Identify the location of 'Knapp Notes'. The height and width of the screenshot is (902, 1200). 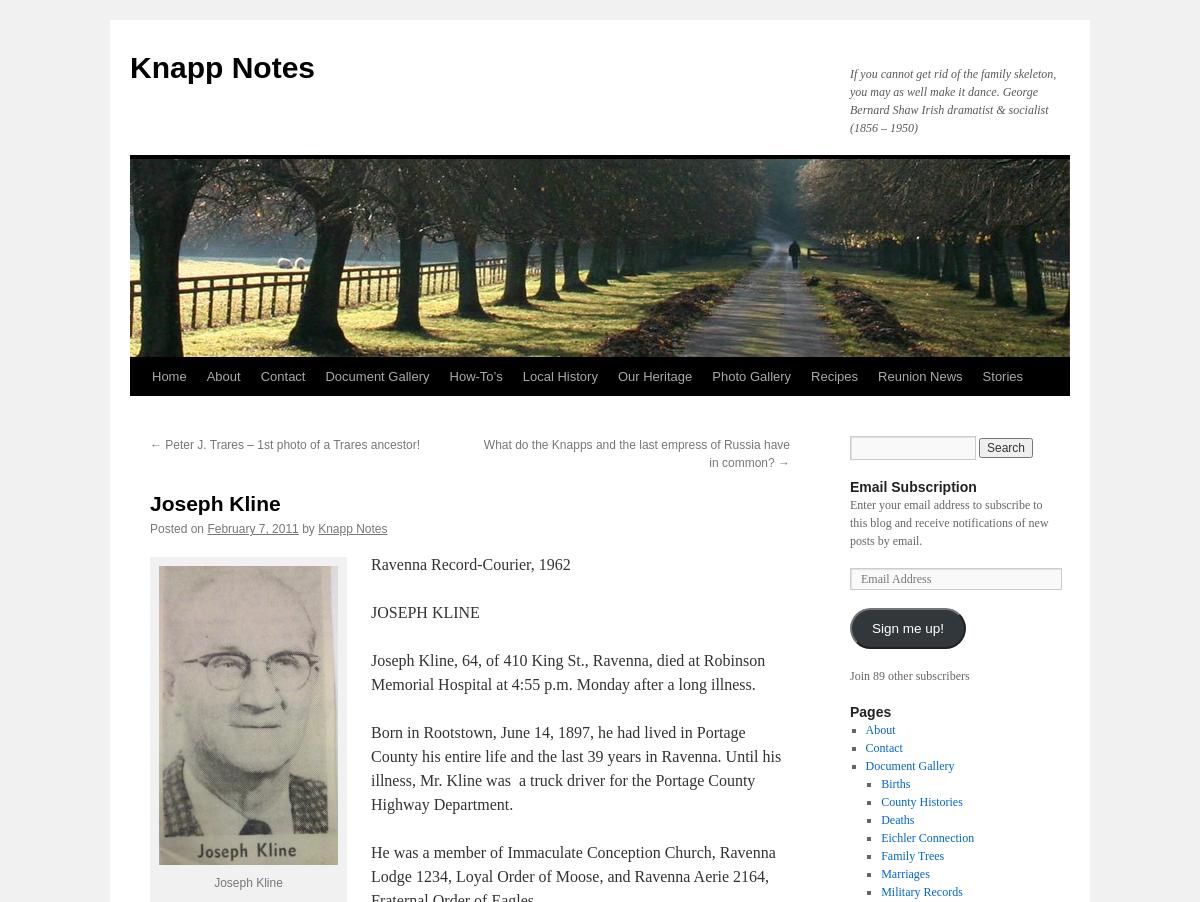
(352, 529).